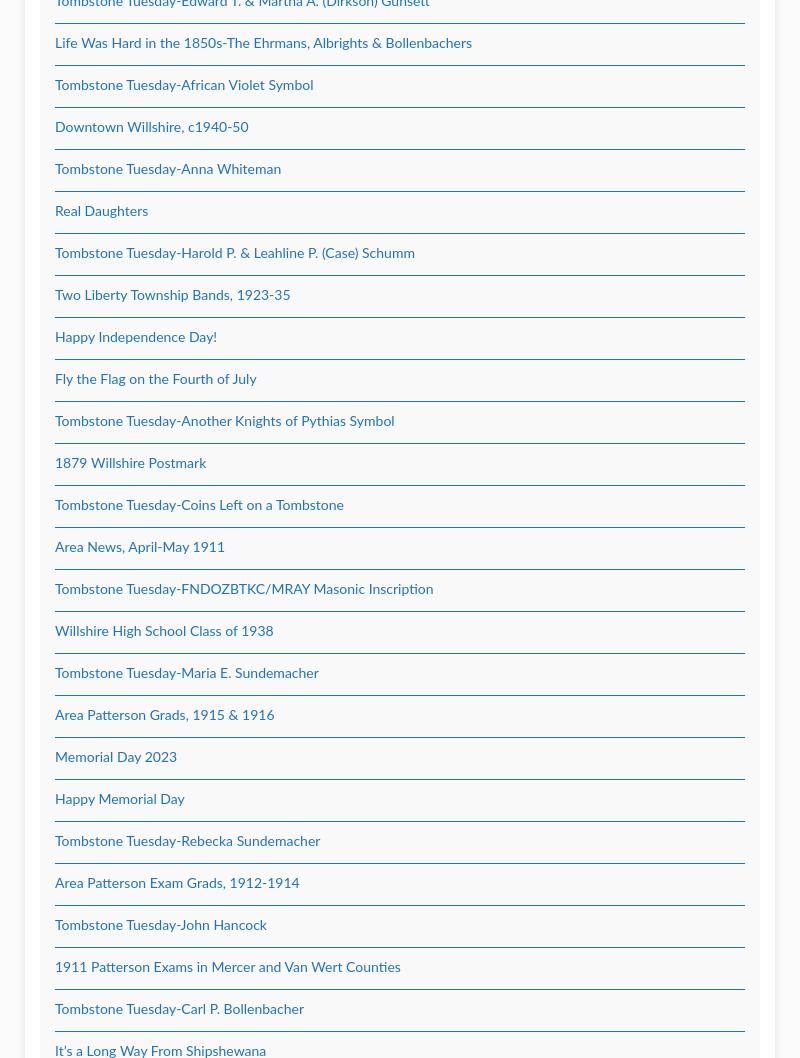  I want to click on 'Fly the Flag on the Fourth of July', so click(155, 380).